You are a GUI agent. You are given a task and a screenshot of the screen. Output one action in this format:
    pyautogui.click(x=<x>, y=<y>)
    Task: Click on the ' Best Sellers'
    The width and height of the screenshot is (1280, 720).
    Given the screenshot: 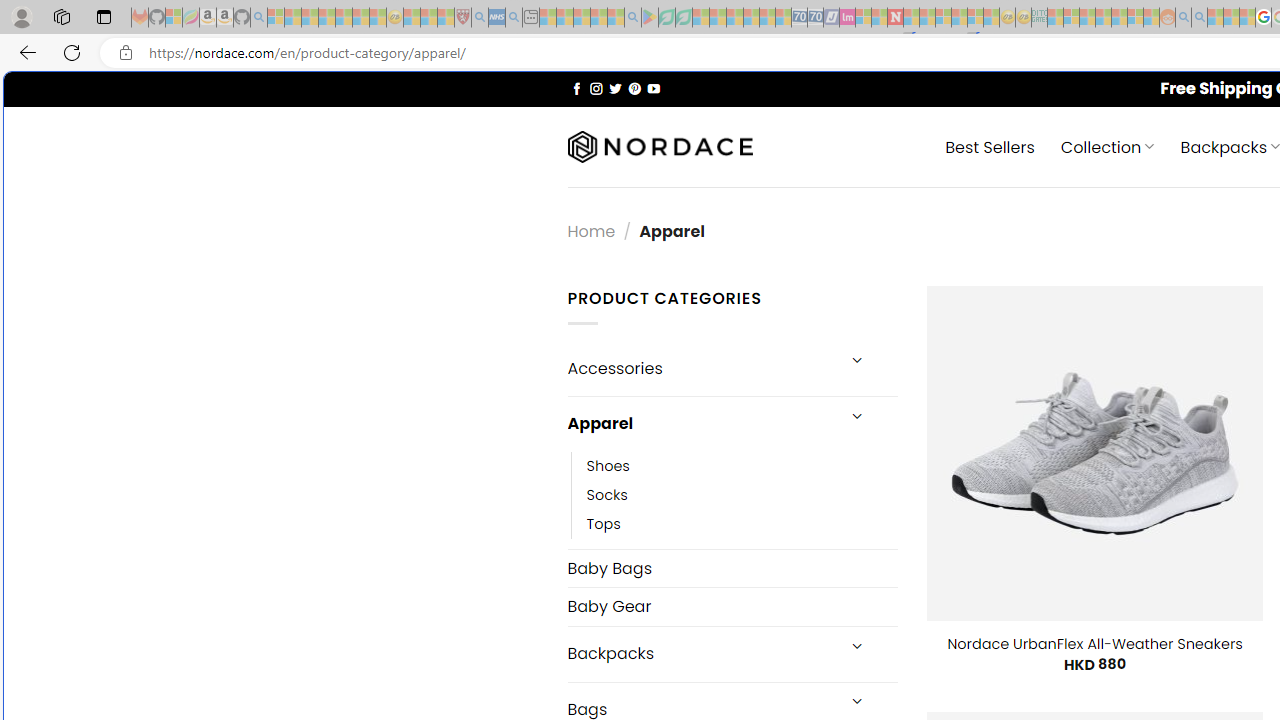 What is the action you would take?
    pyautogui.click(x=990, y=145)
    